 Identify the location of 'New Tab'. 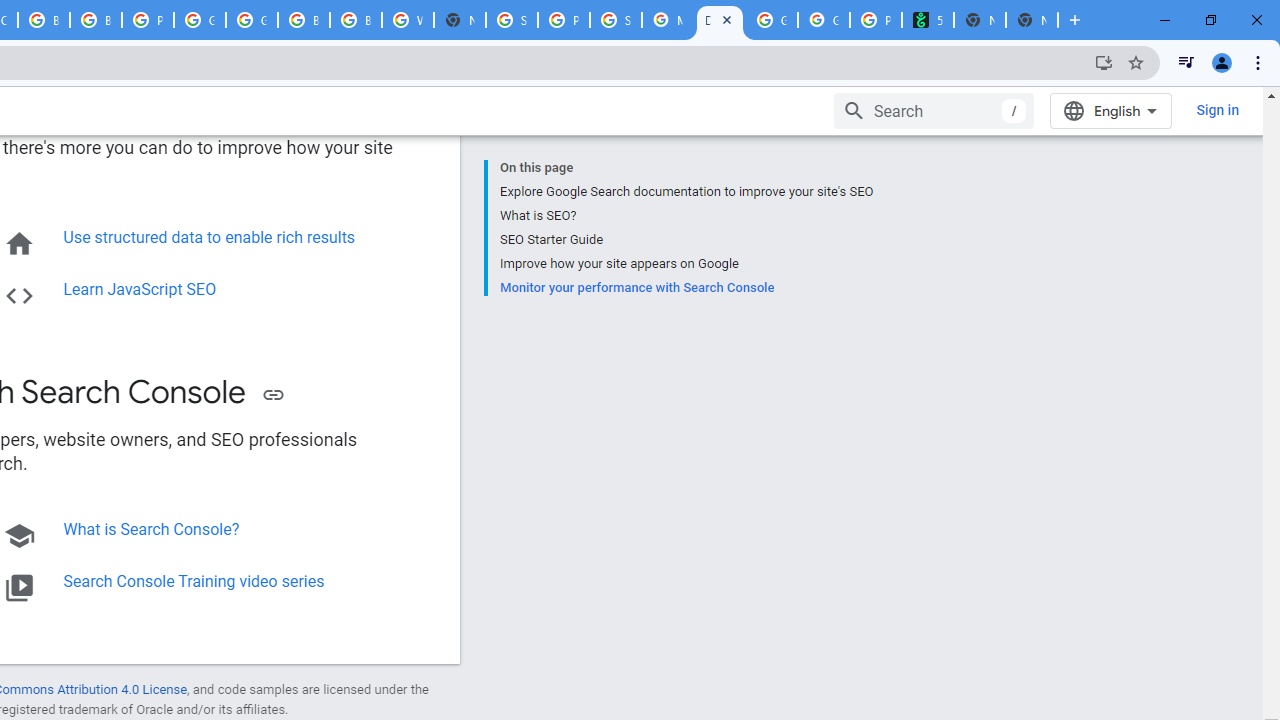
(1032, 20).